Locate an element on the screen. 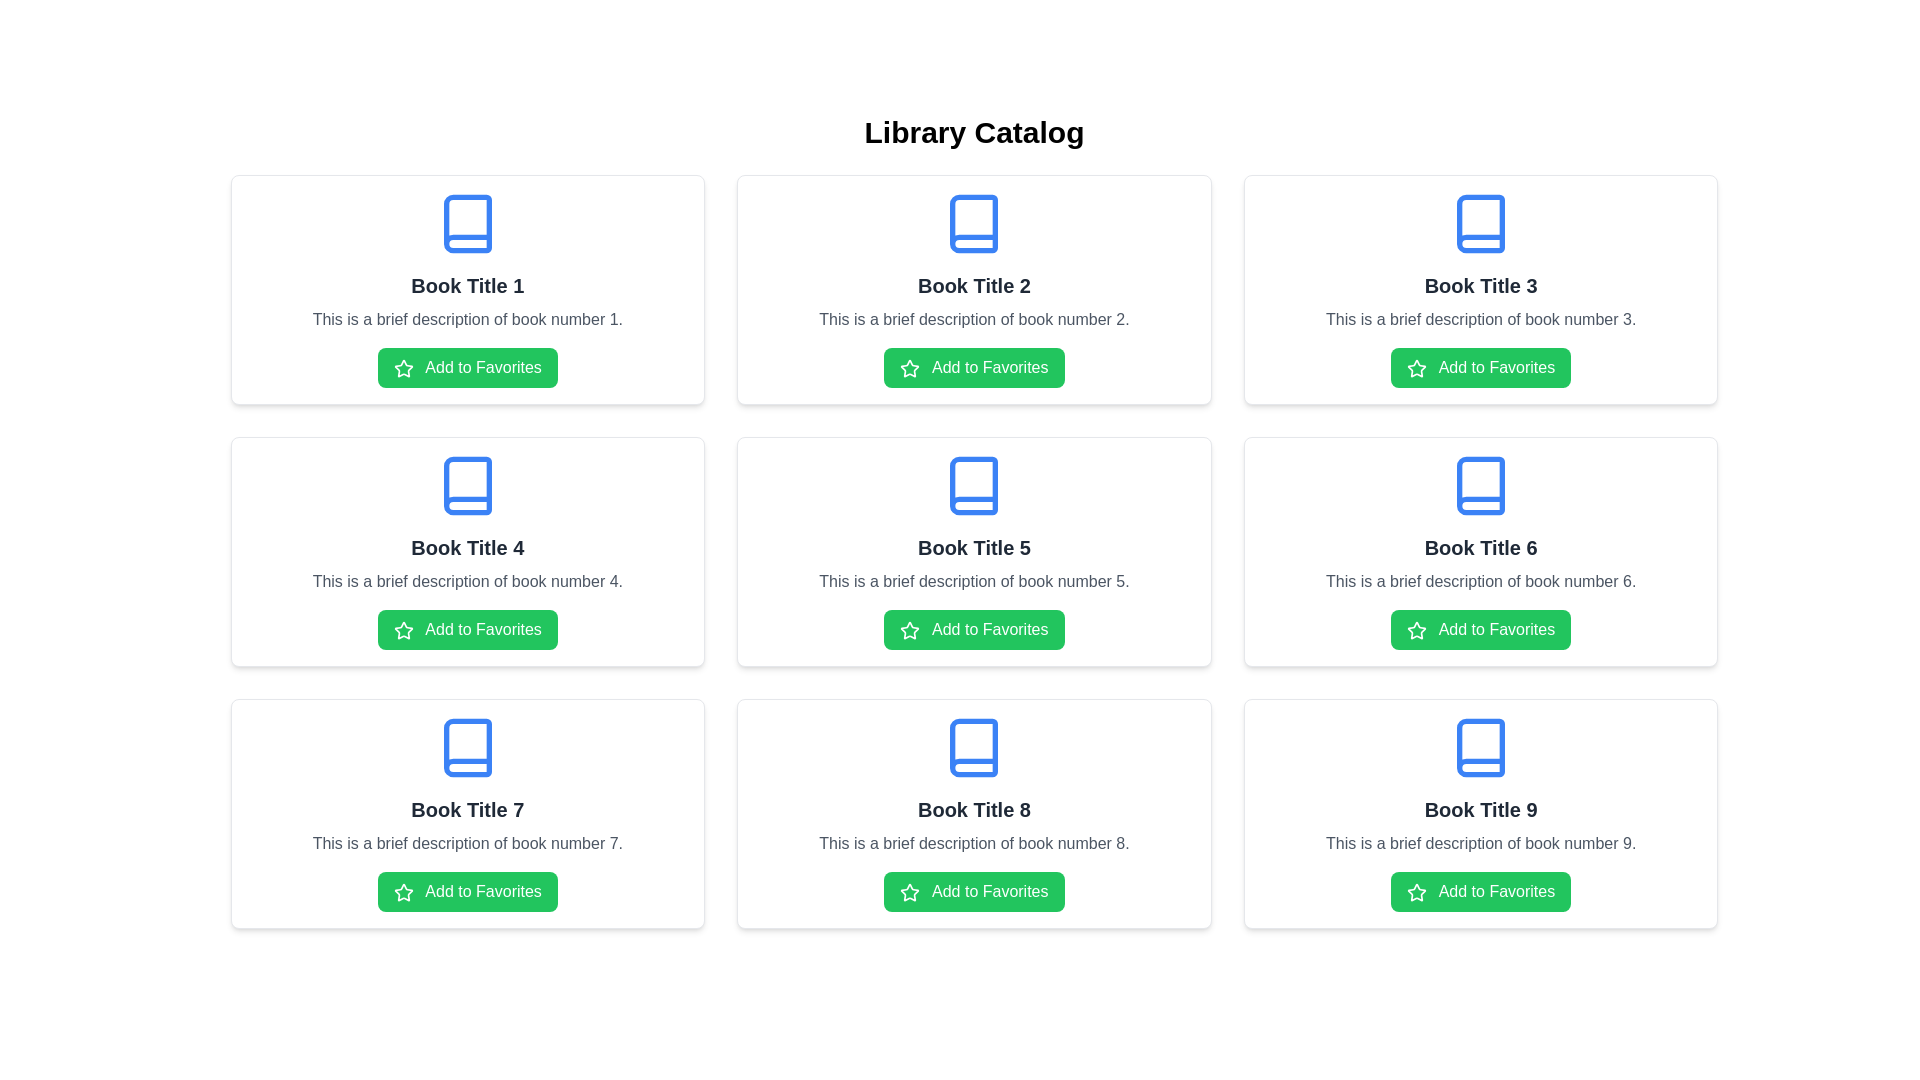  the green star-shaped icon located above the 'Add to Favorites' button for 'Book Title 4' is located at coordinates (402, 630).